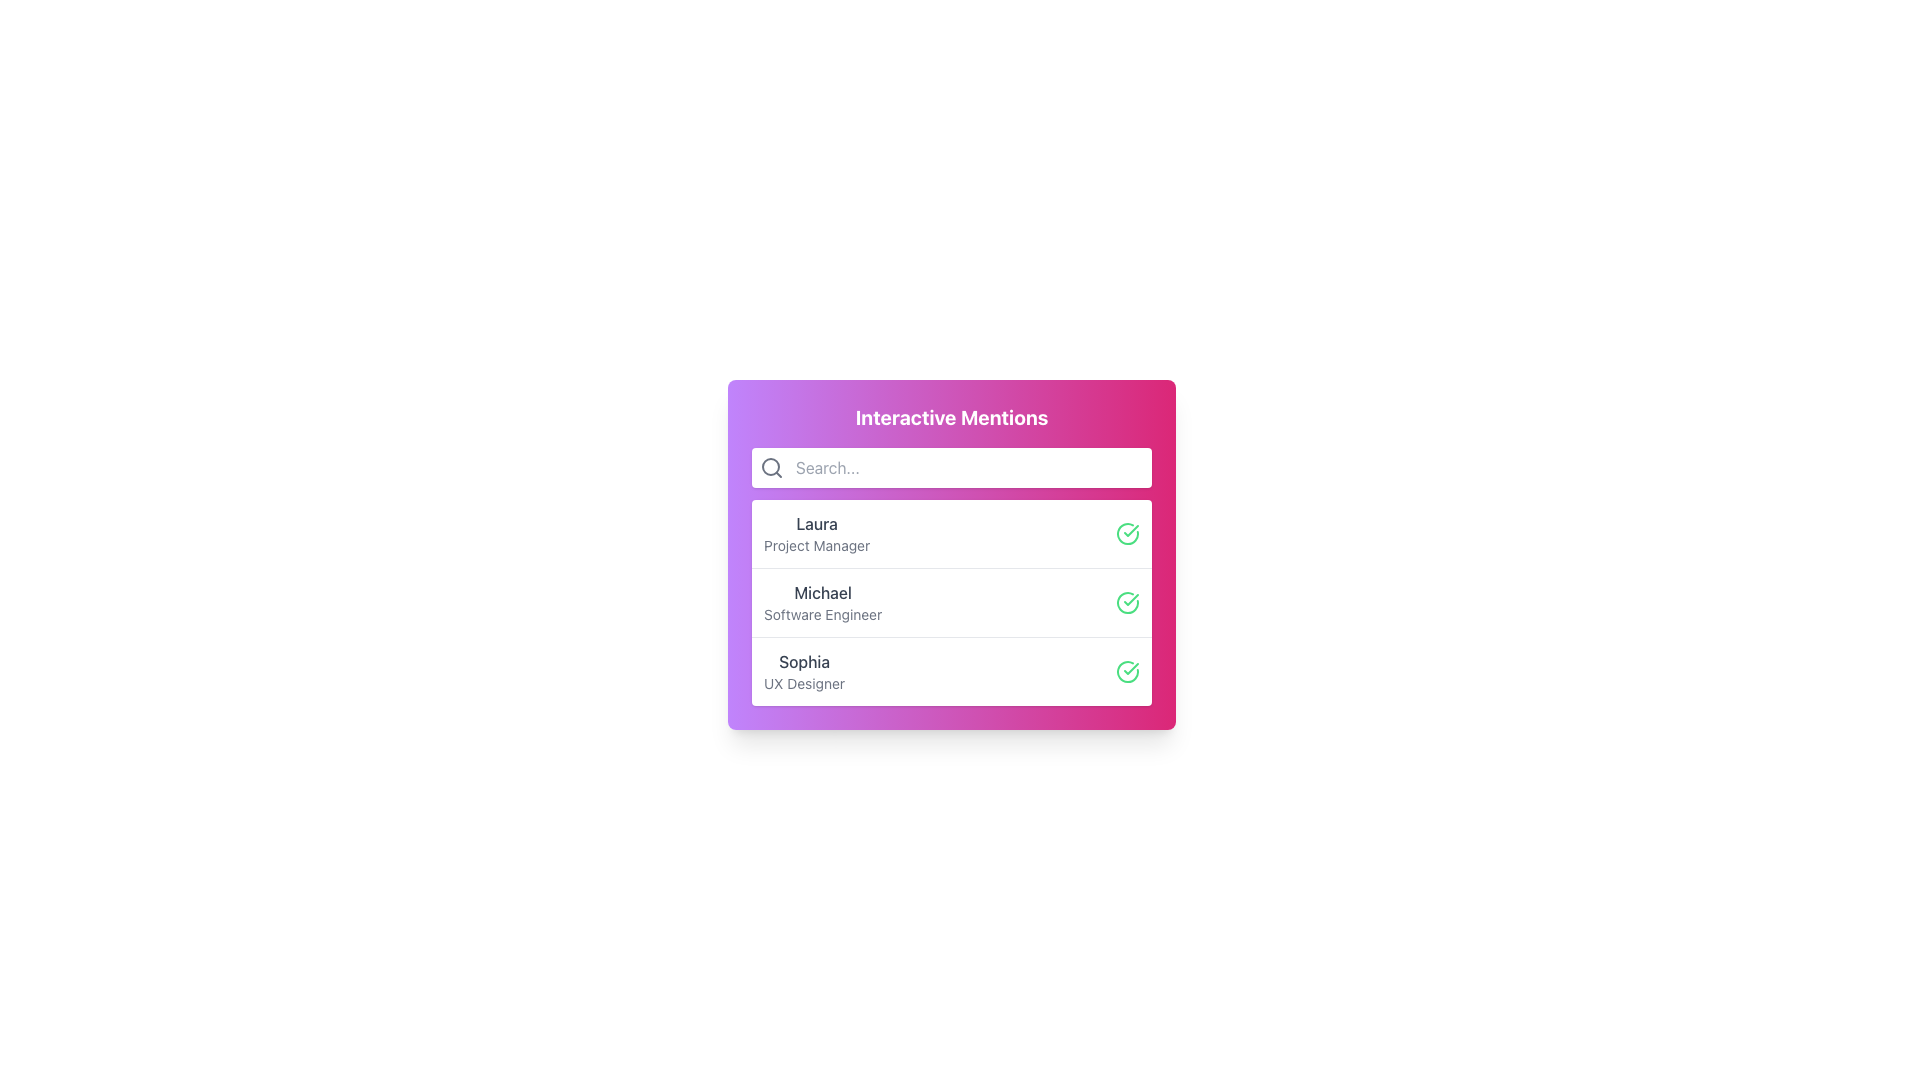 Image resolution: width=1920 pixels, height=1080 pixels. What do you see at coordinates (1128, 671) in the screenshot?
I see `the green checkmark icon with a circular outline, positioned as the rightmost element in the row labeled 'Sophia UX Designer'` at bounding box center [1128, 671].